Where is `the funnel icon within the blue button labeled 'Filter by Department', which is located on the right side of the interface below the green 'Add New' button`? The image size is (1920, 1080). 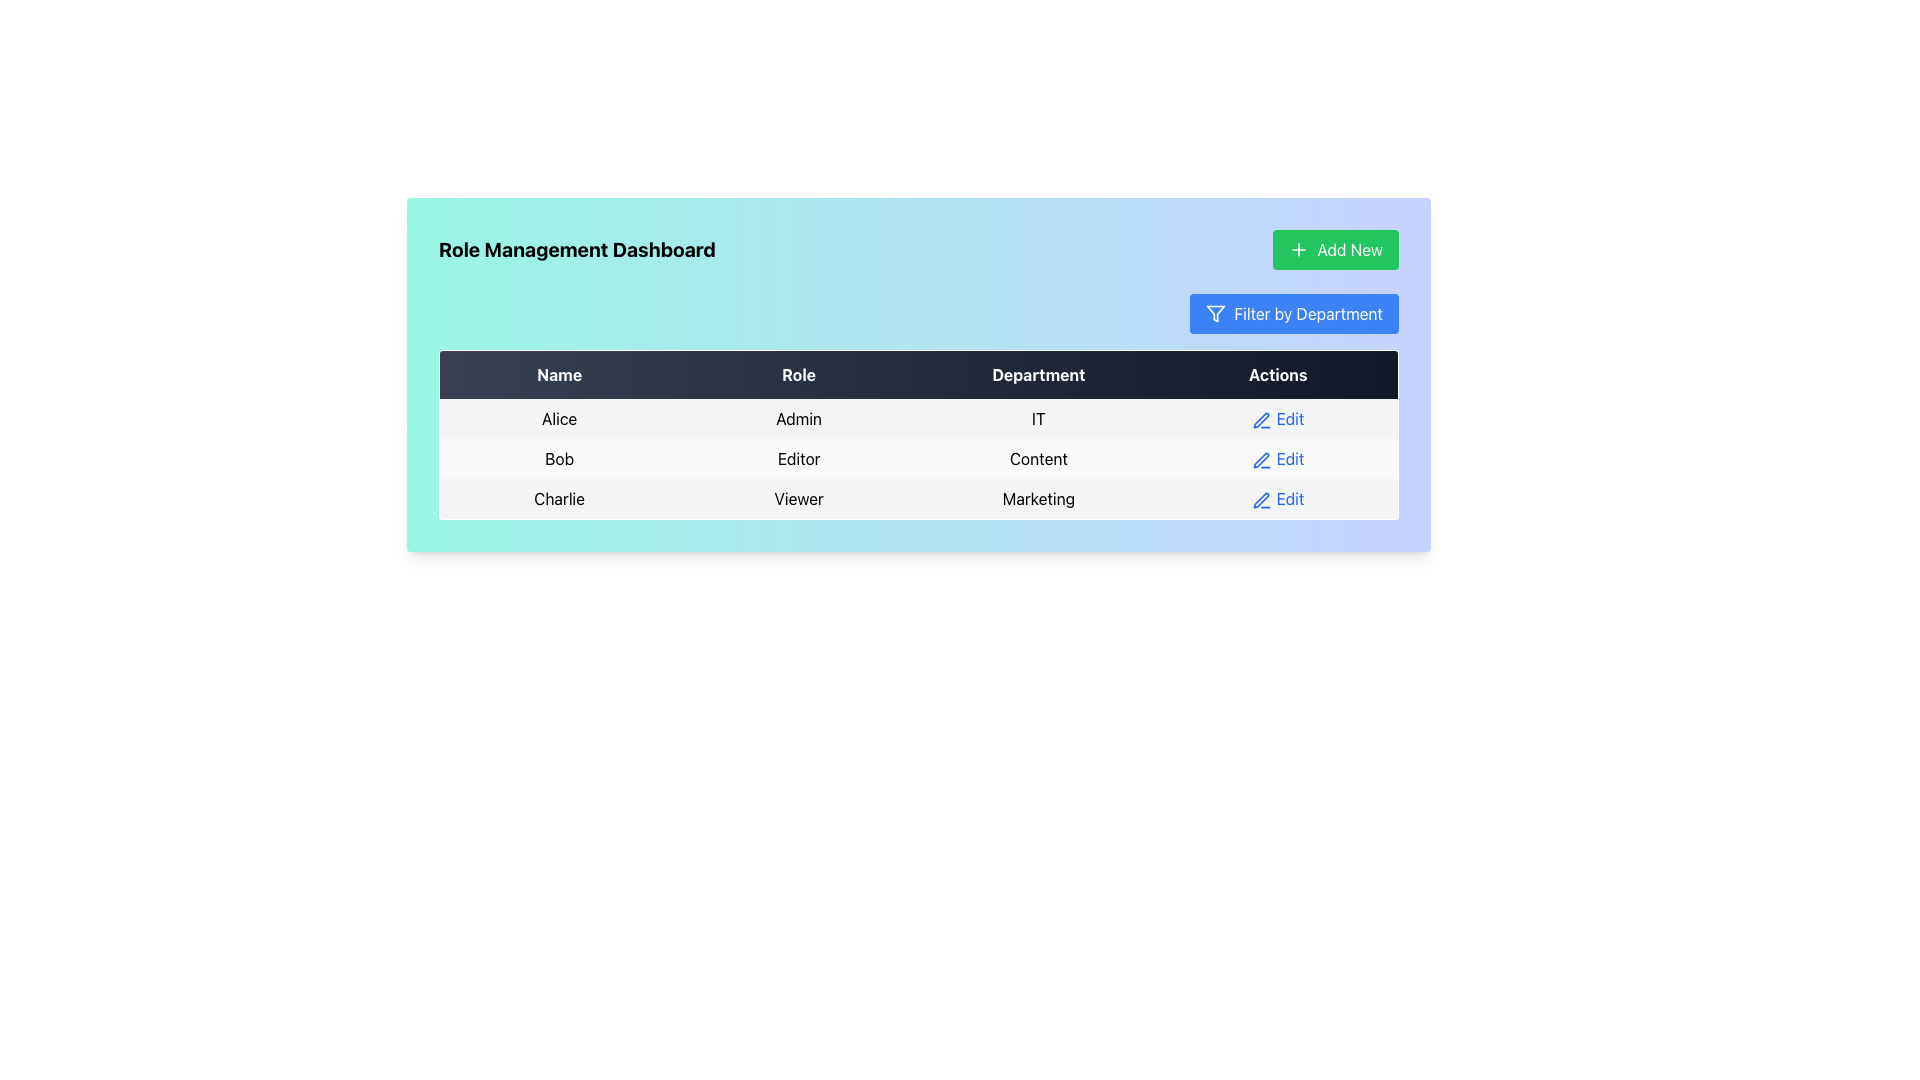 the funnel icon within the blue button labeled 'Filter by Department', which is located on the right side of the interface below the green 'Add New' button is located at coordinates (1215, 313).